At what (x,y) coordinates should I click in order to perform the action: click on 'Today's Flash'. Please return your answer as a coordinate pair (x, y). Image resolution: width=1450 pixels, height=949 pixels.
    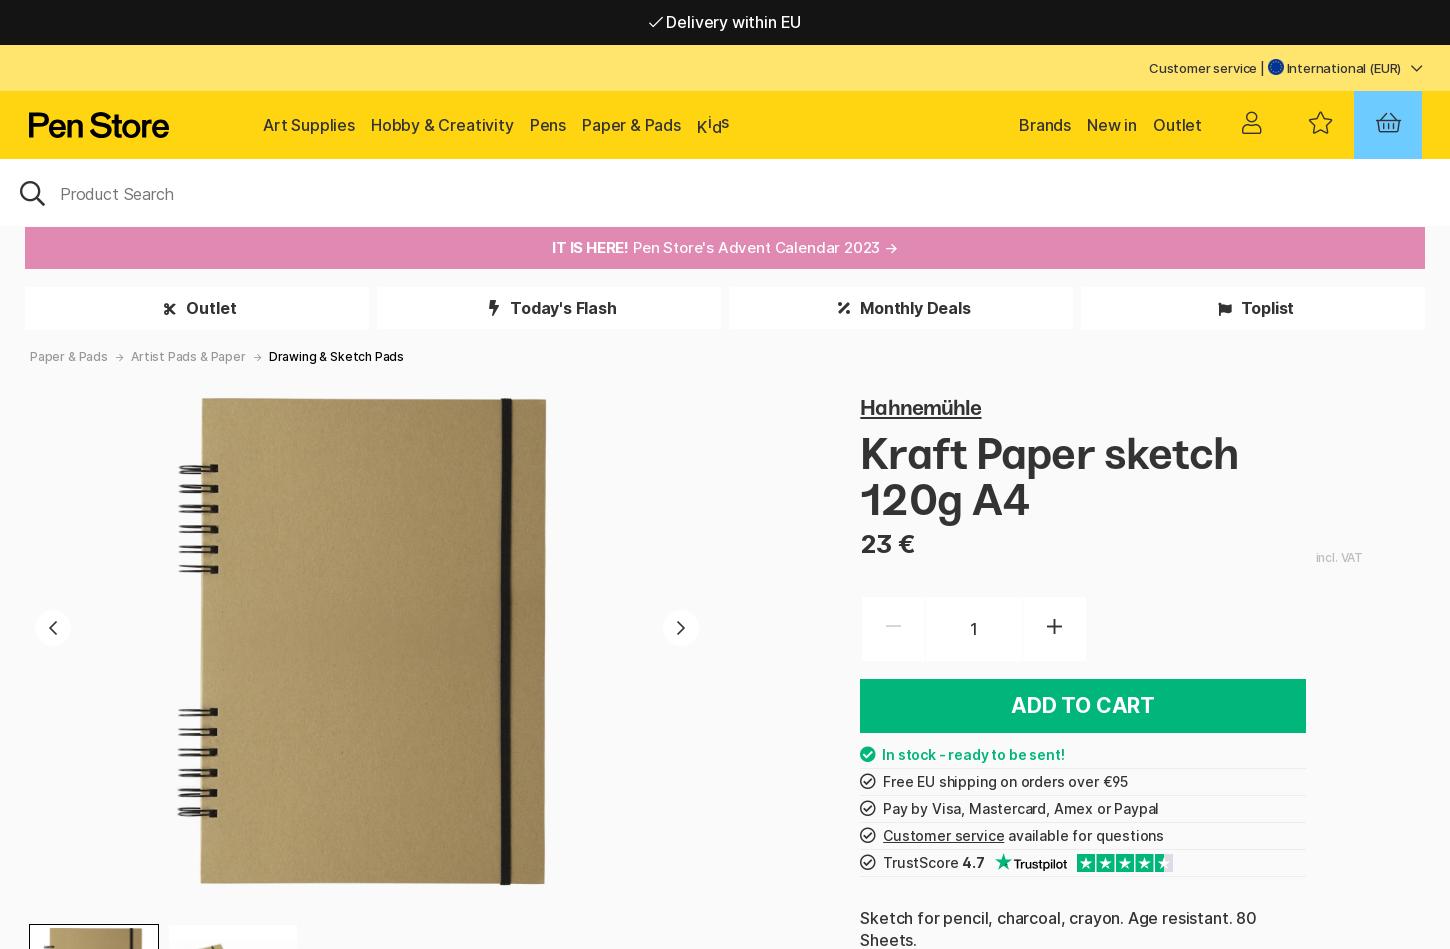
    Looking at the image, I should click on (561, 307).